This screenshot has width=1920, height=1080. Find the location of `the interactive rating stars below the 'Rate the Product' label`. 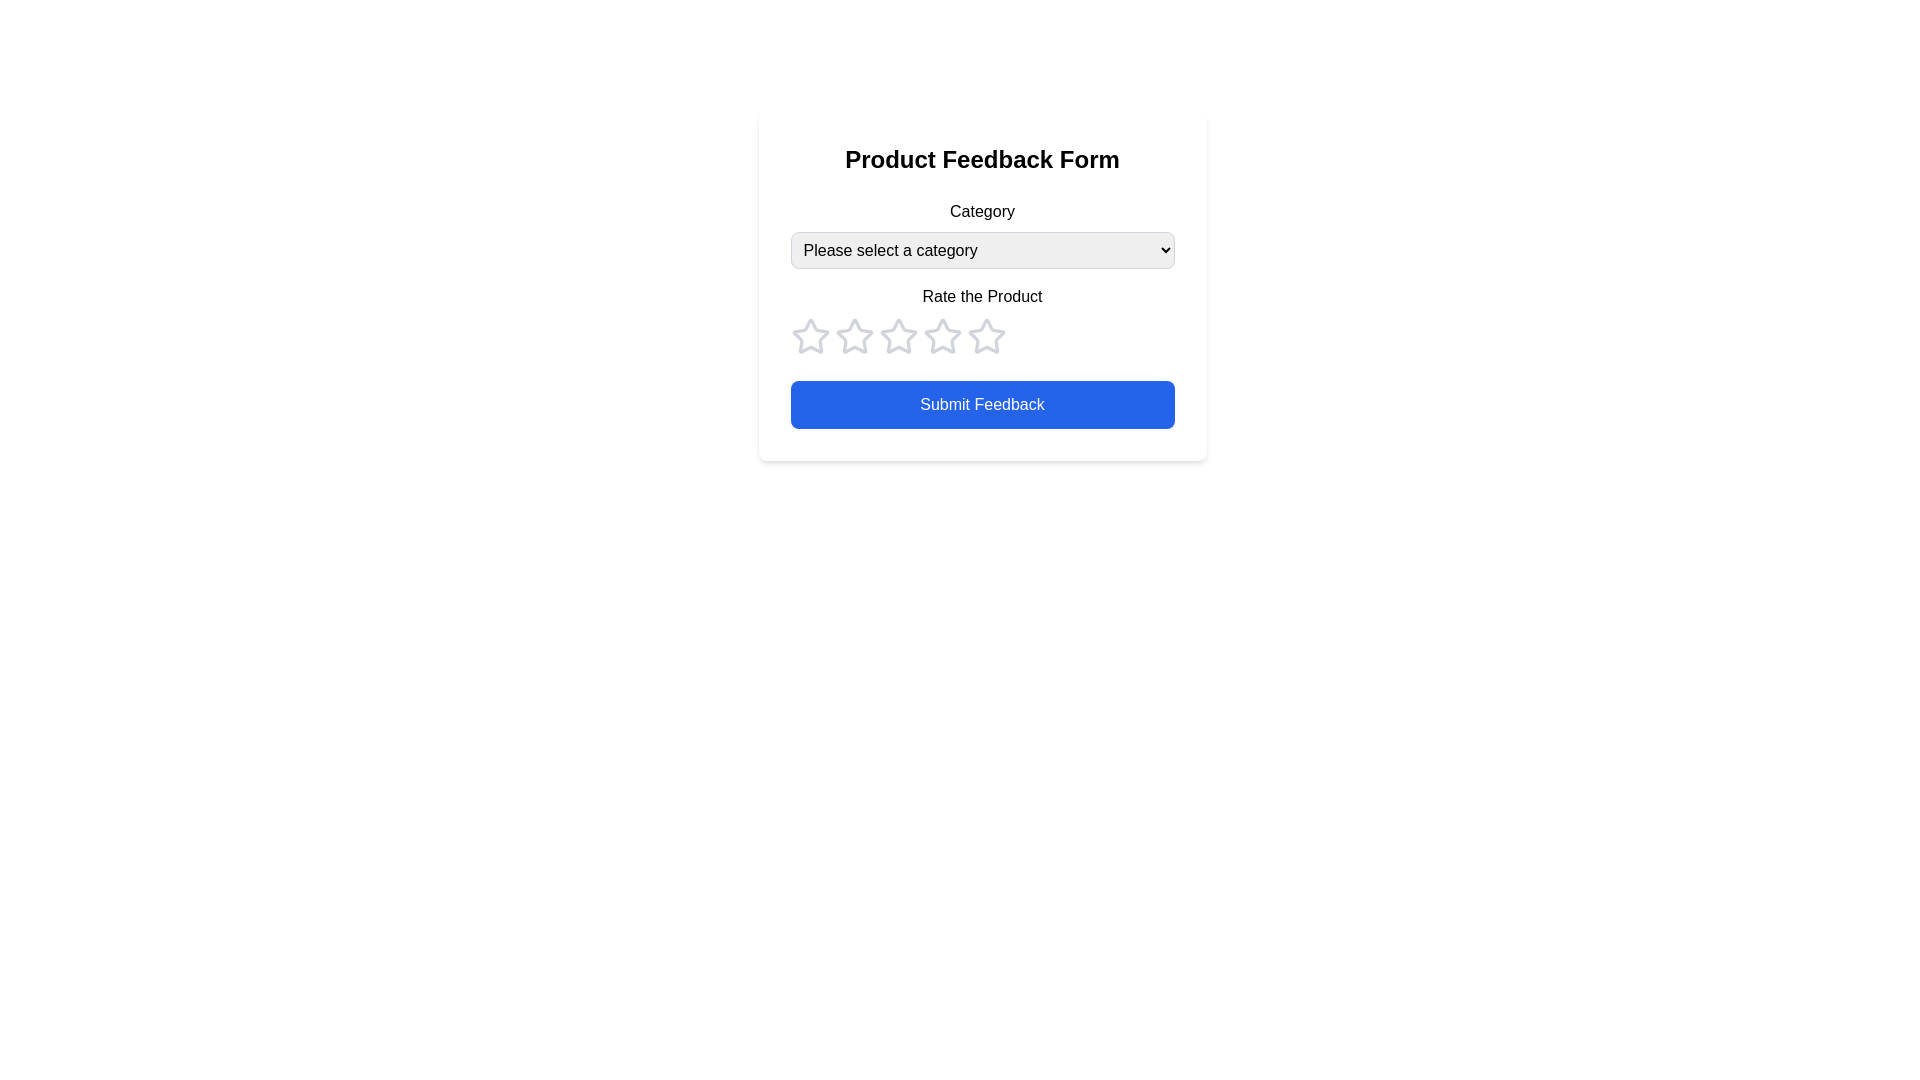

the interactive rating stars below the 'Rate the Product' label is located at coordinates (982, 319).